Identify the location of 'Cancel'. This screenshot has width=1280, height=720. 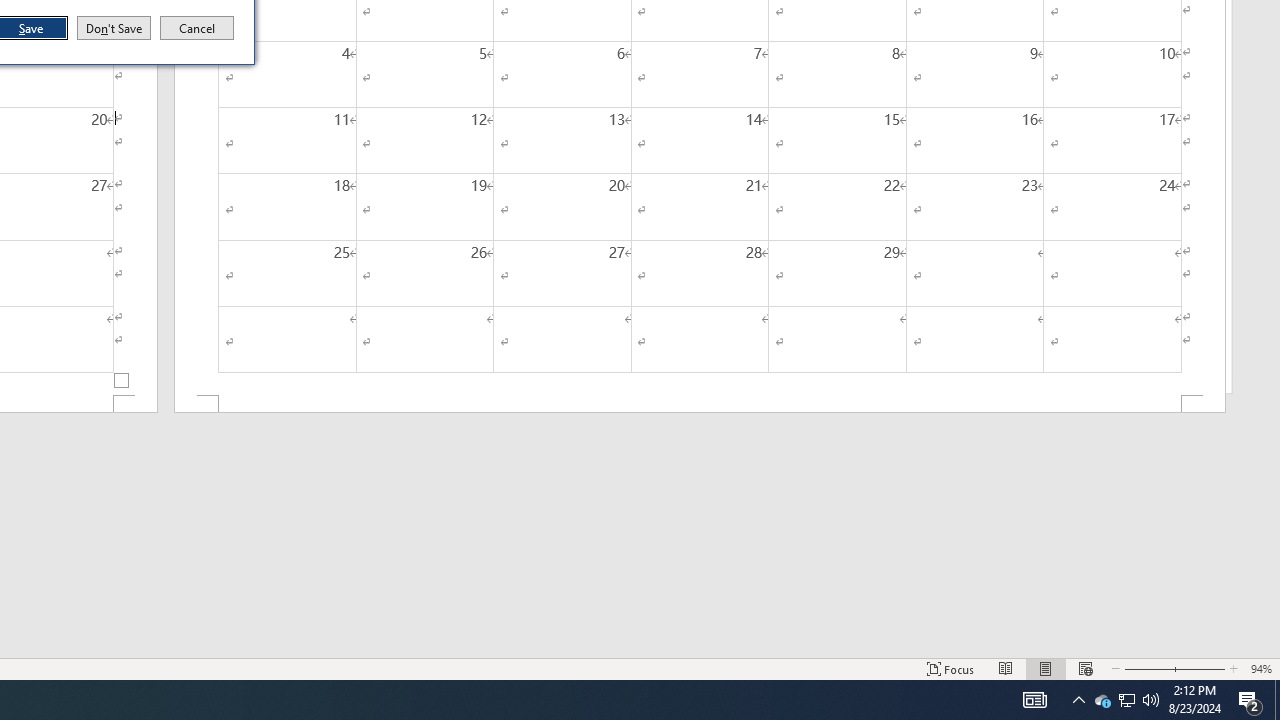
(197, 28).